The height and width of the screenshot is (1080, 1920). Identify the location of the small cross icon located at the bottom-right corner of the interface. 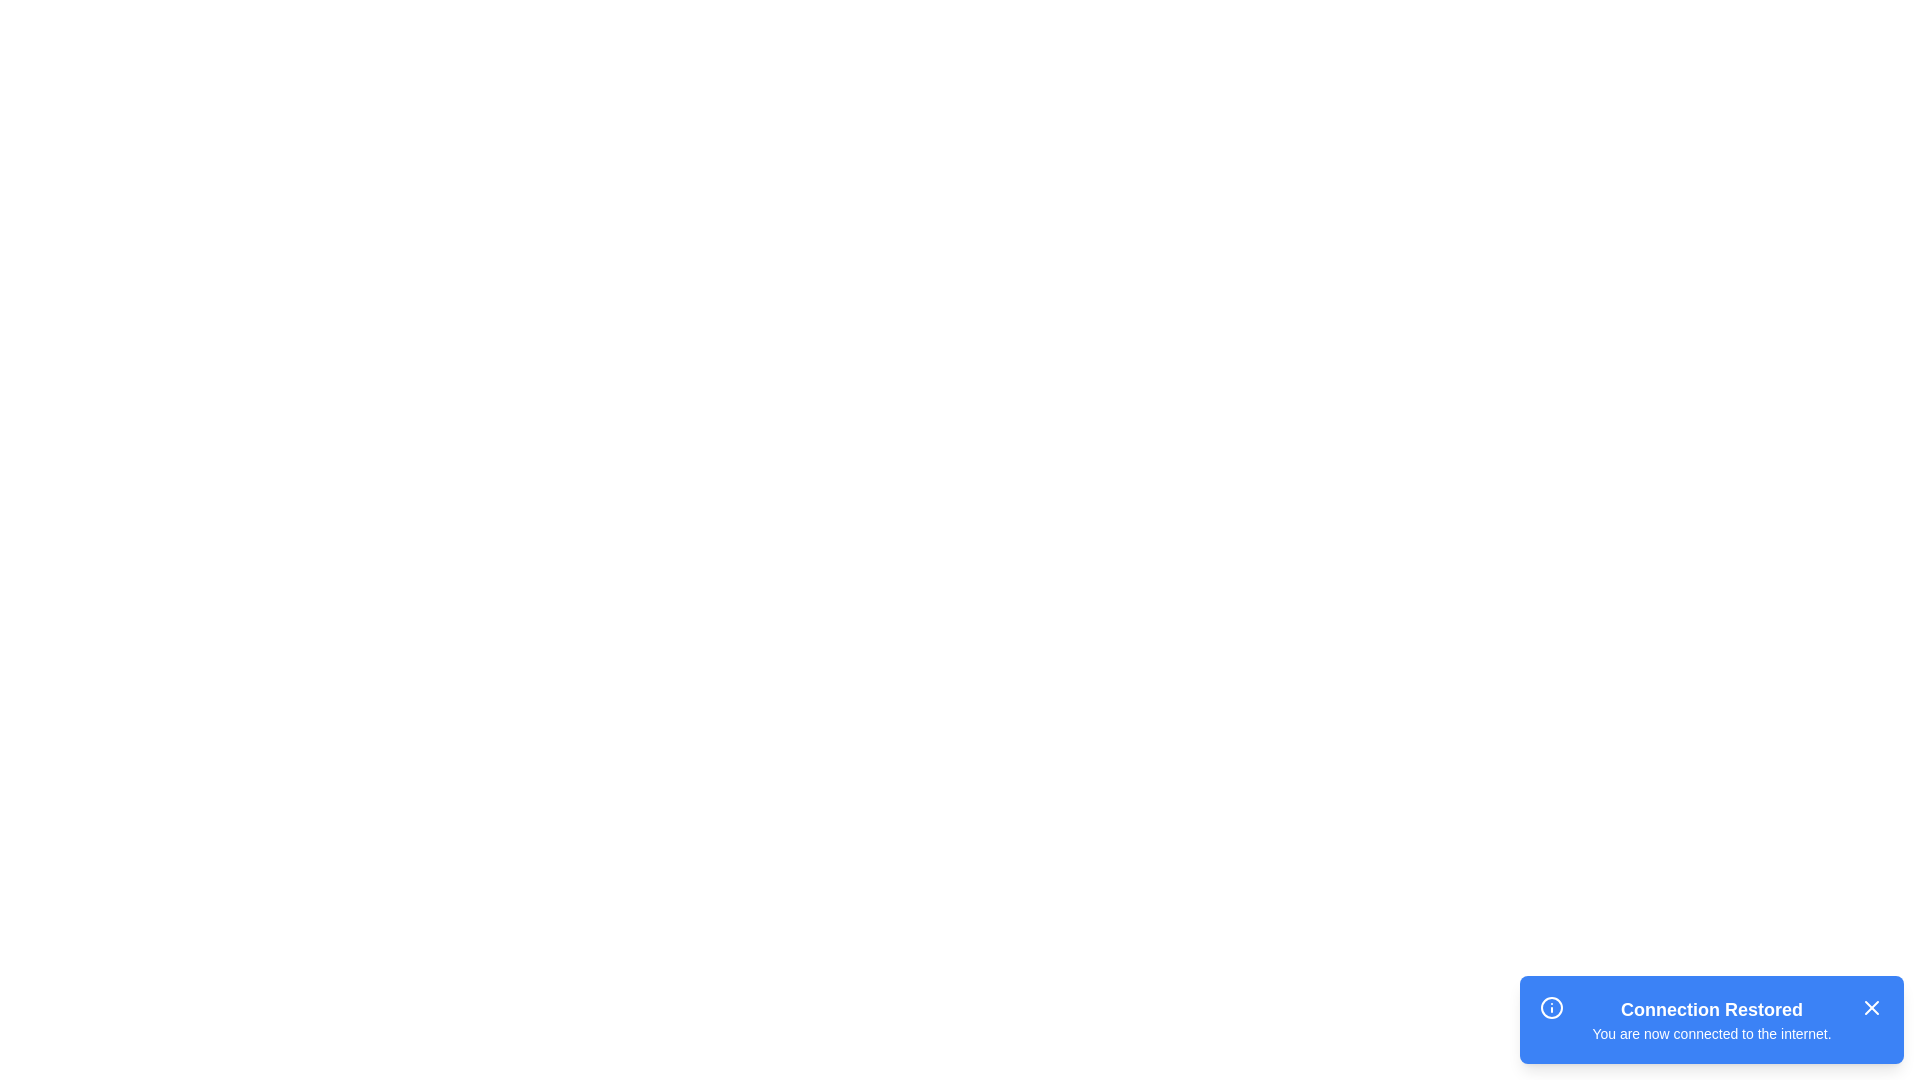
(1871, 1007).